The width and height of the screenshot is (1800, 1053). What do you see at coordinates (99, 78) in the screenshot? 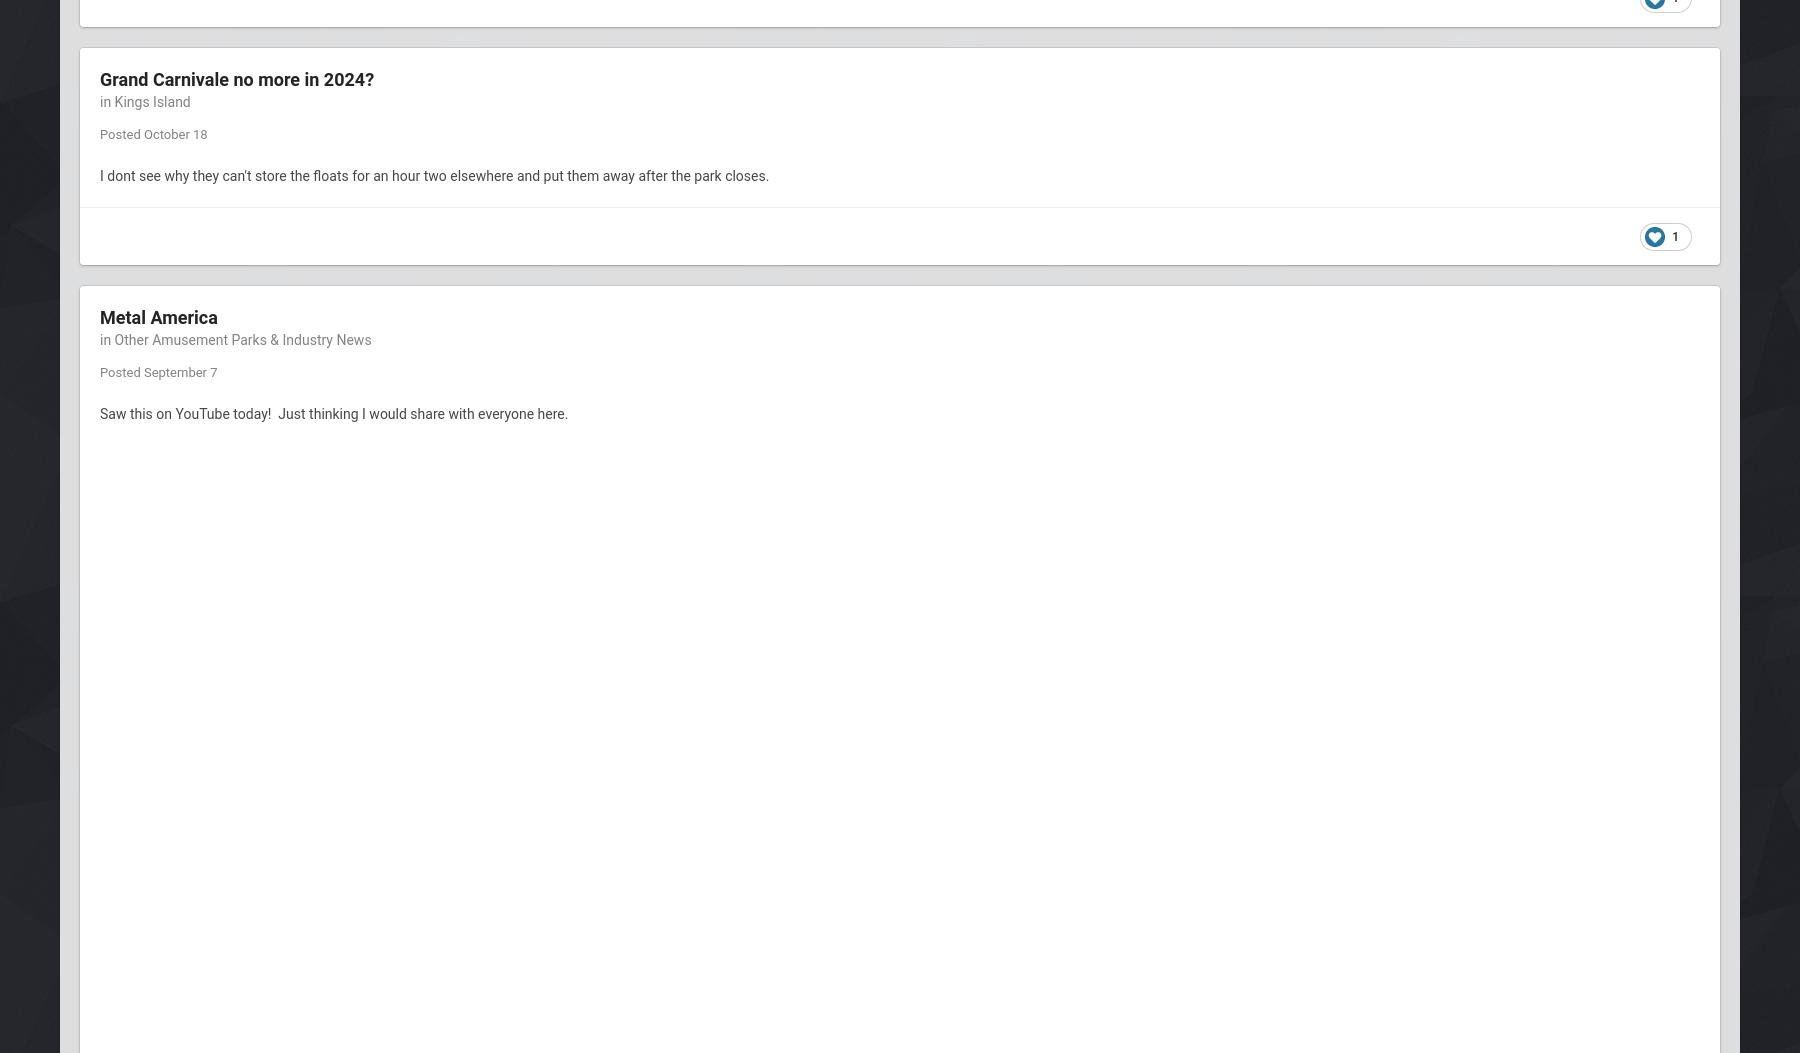
I see `'Grand Carnivale no more in 2024?'` at bounding box center [99, 78].